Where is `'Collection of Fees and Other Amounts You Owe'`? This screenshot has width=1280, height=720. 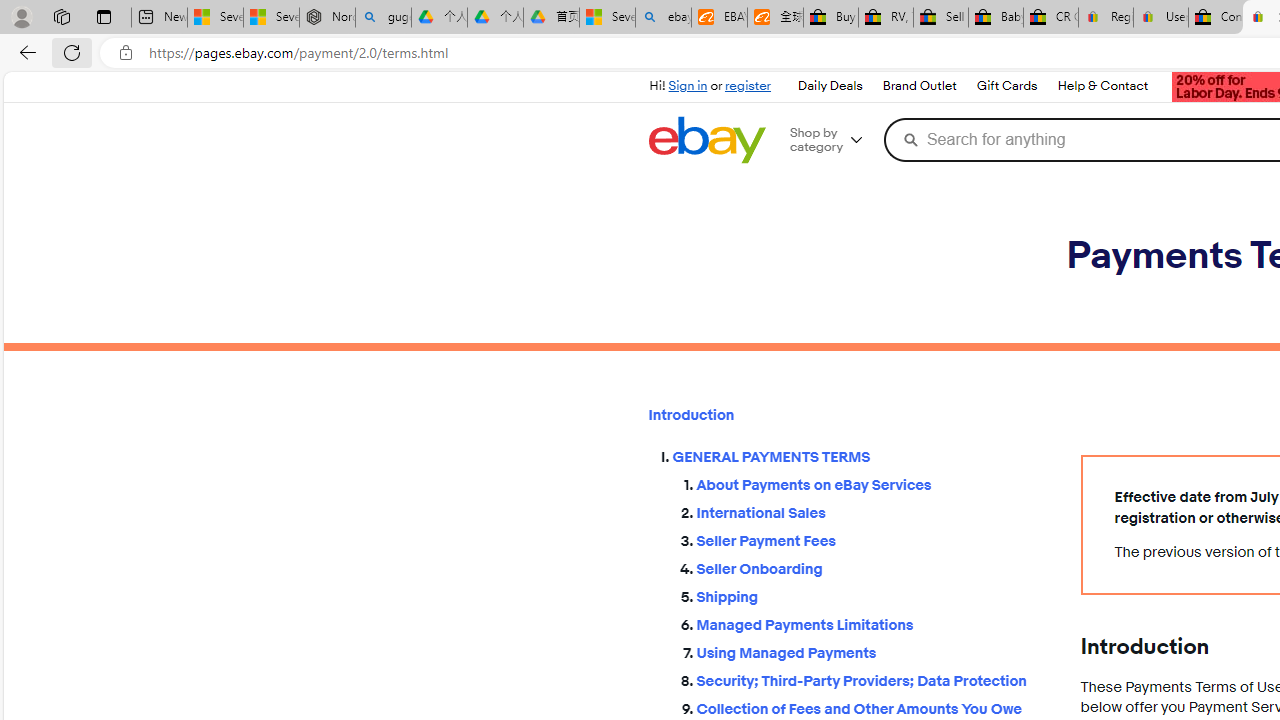
'Collection of Fees and Other Amounts You Owe' is located at coordinates (872, 708).